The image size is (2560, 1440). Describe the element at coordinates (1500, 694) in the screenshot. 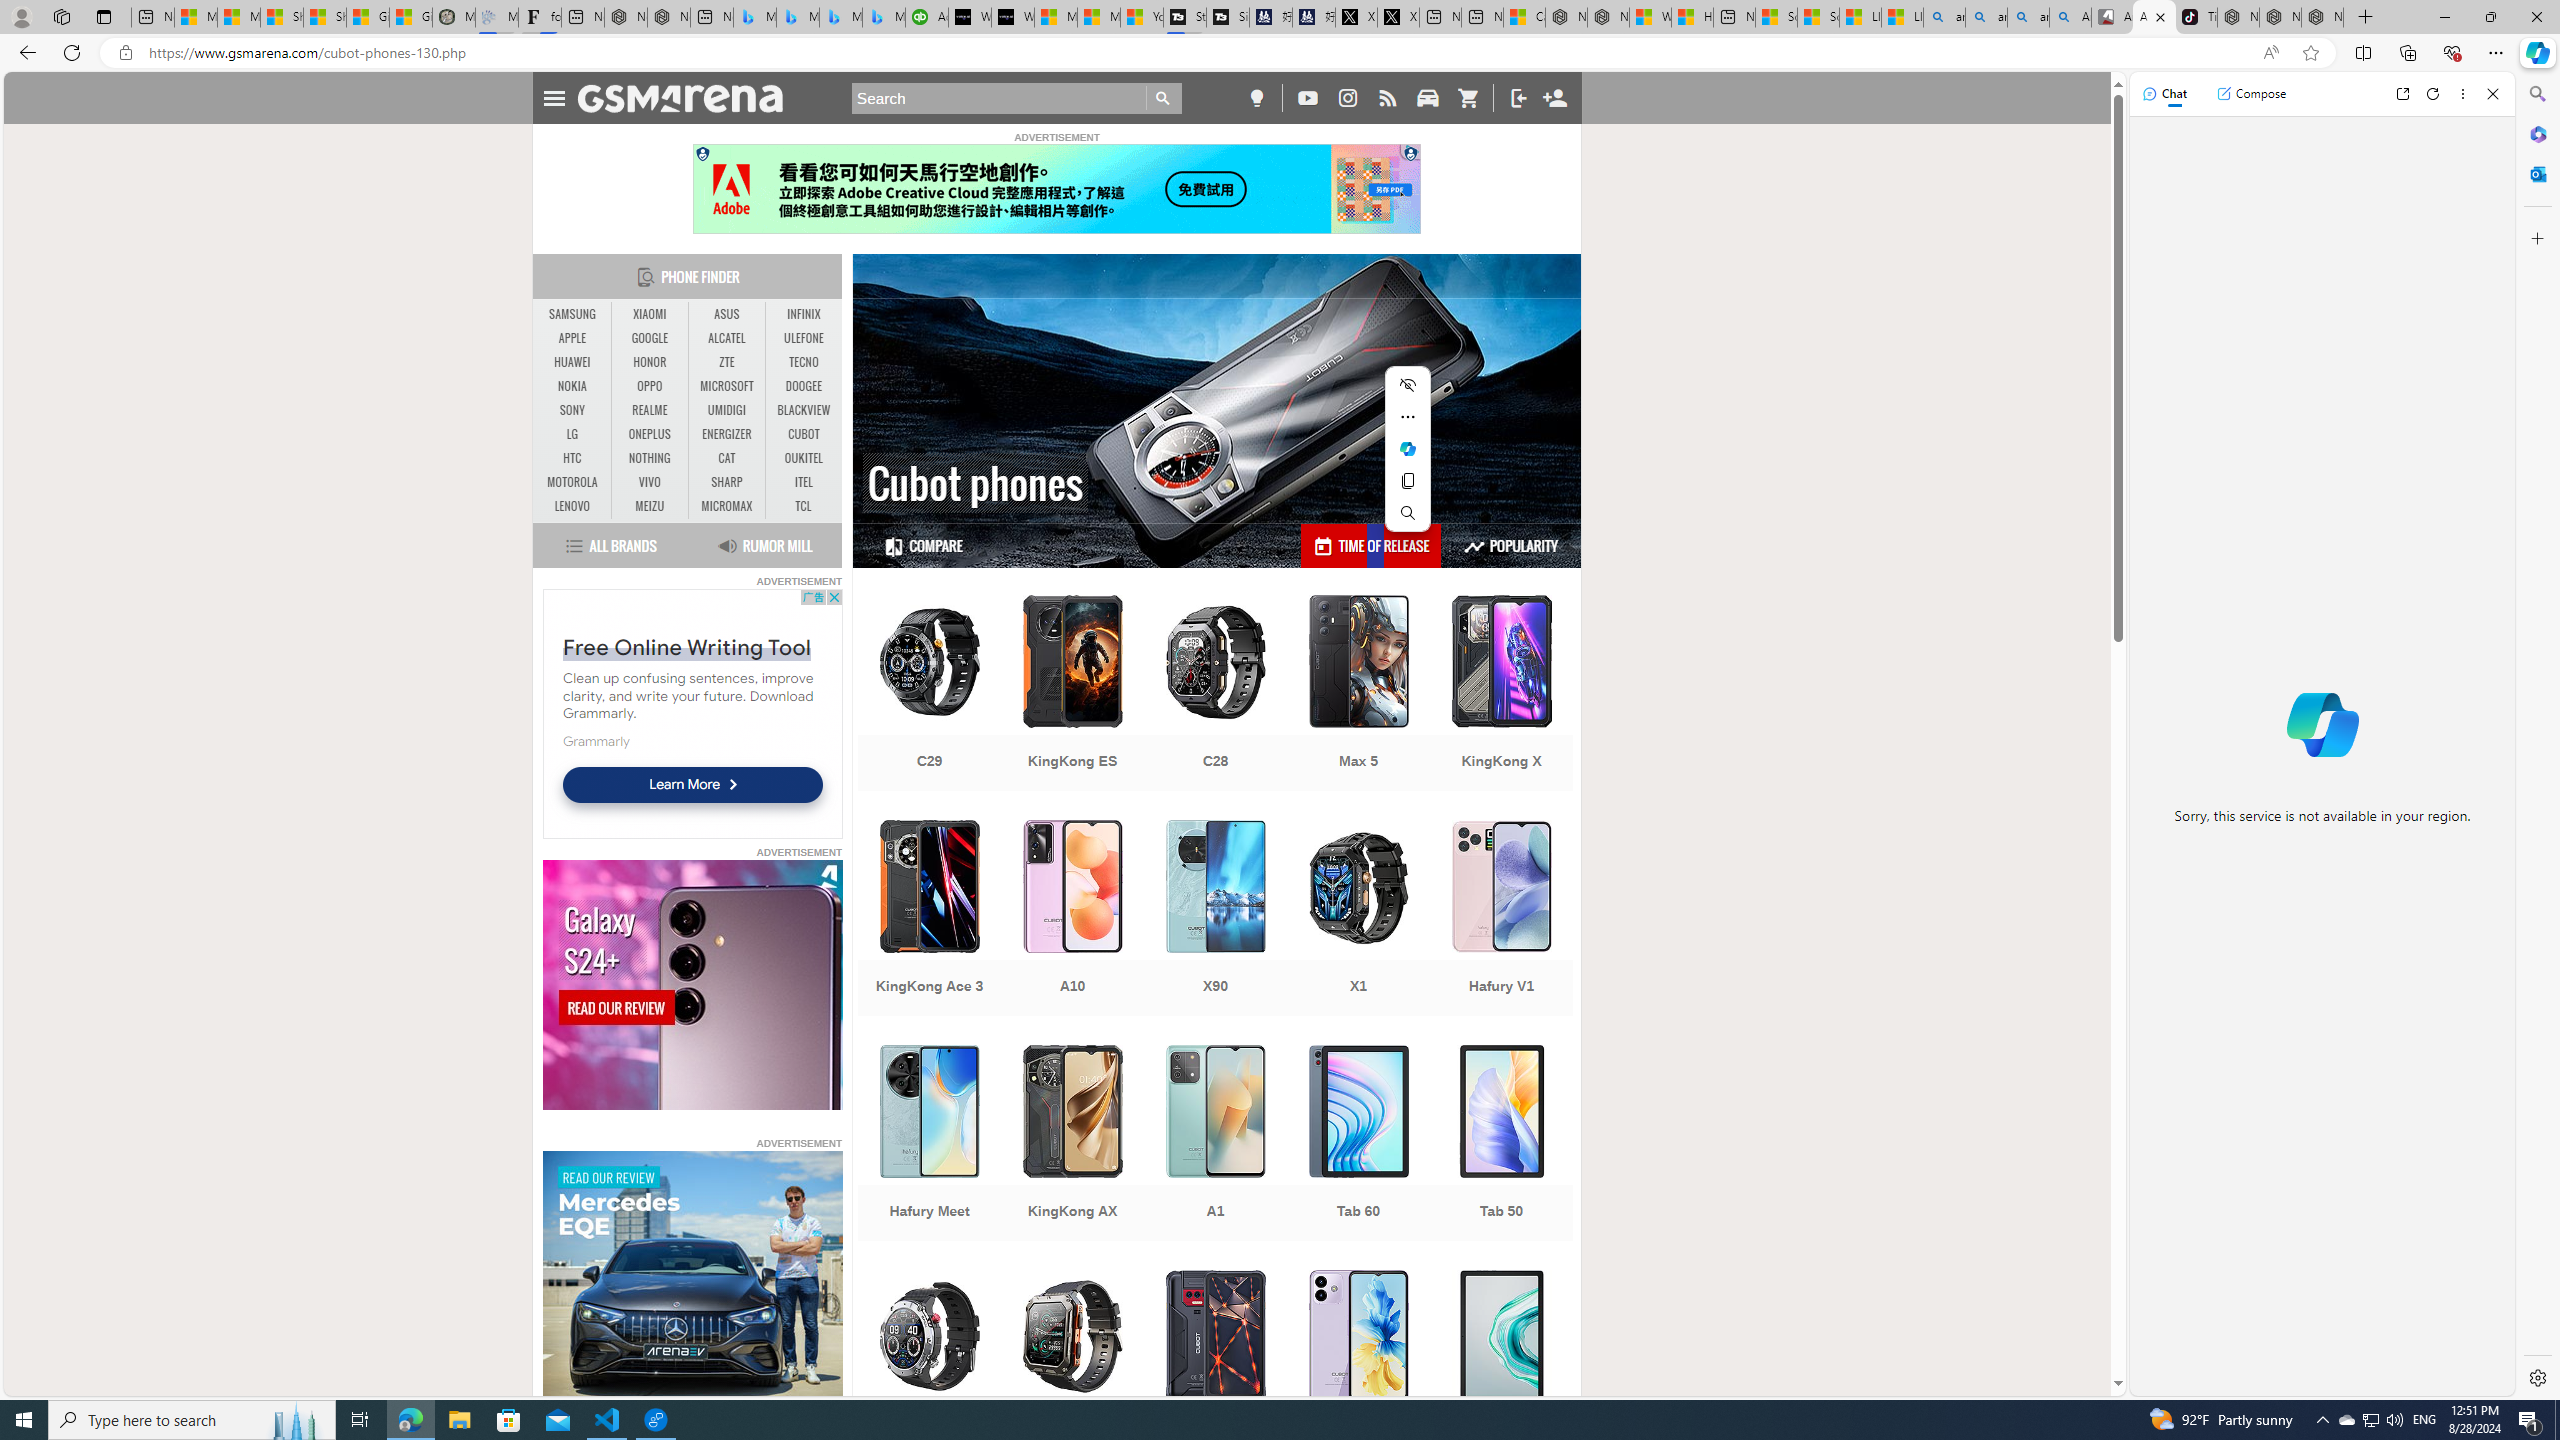

I see `'KingKong X'` at that location.